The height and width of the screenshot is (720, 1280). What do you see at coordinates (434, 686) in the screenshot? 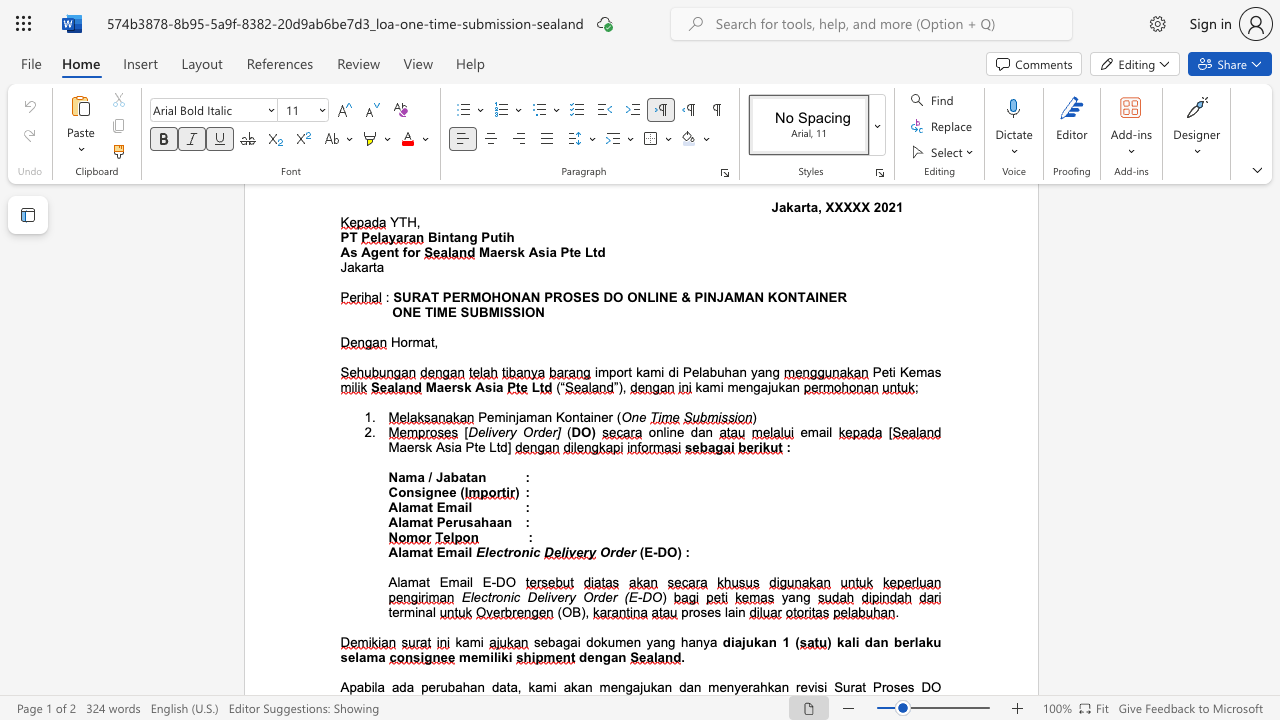
I see `the subset text "rubahan data, kami akan mengajuk" within the text "Apabila ada perubahan data, kami akan mengajukan dan menyerahkan revisi Surat"` at bounding box center [434, 686].